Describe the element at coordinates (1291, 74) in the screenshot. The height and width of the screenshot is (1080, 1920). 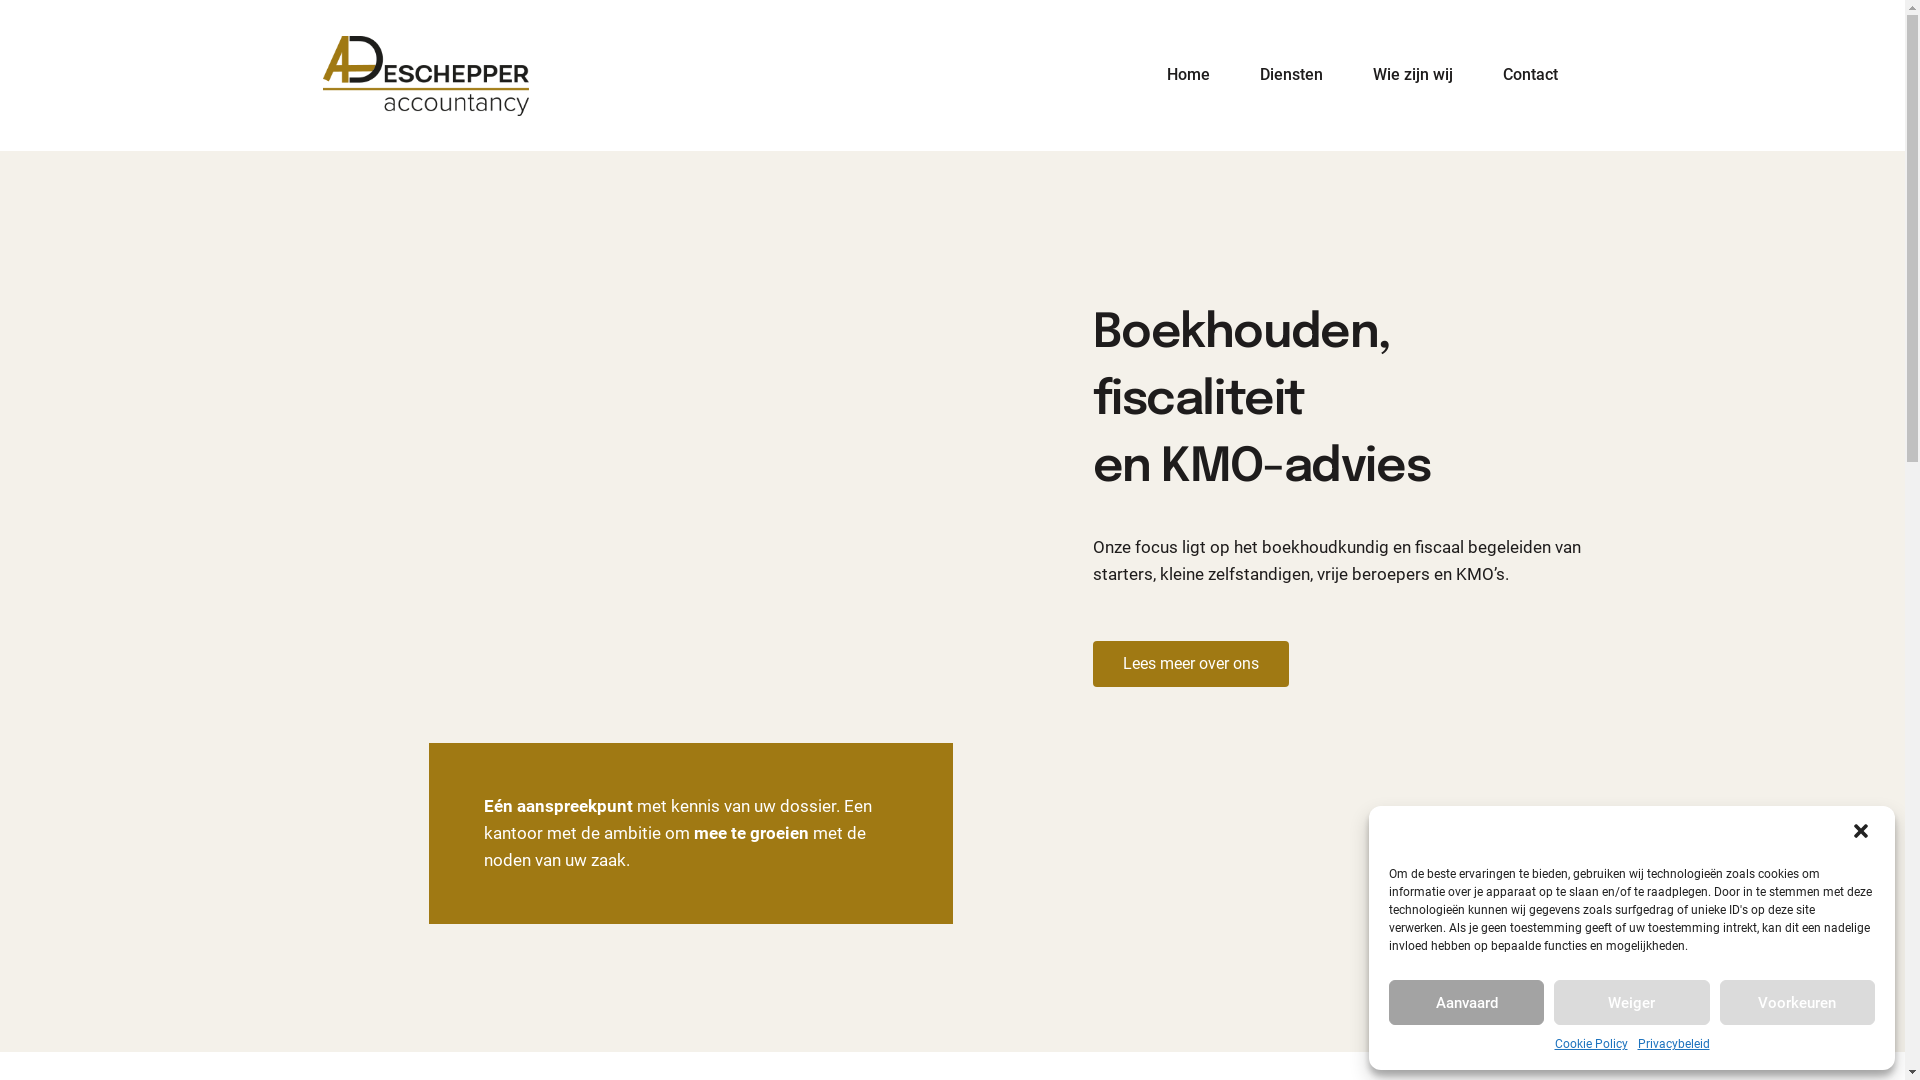
I see `'Diensten'` at that location.